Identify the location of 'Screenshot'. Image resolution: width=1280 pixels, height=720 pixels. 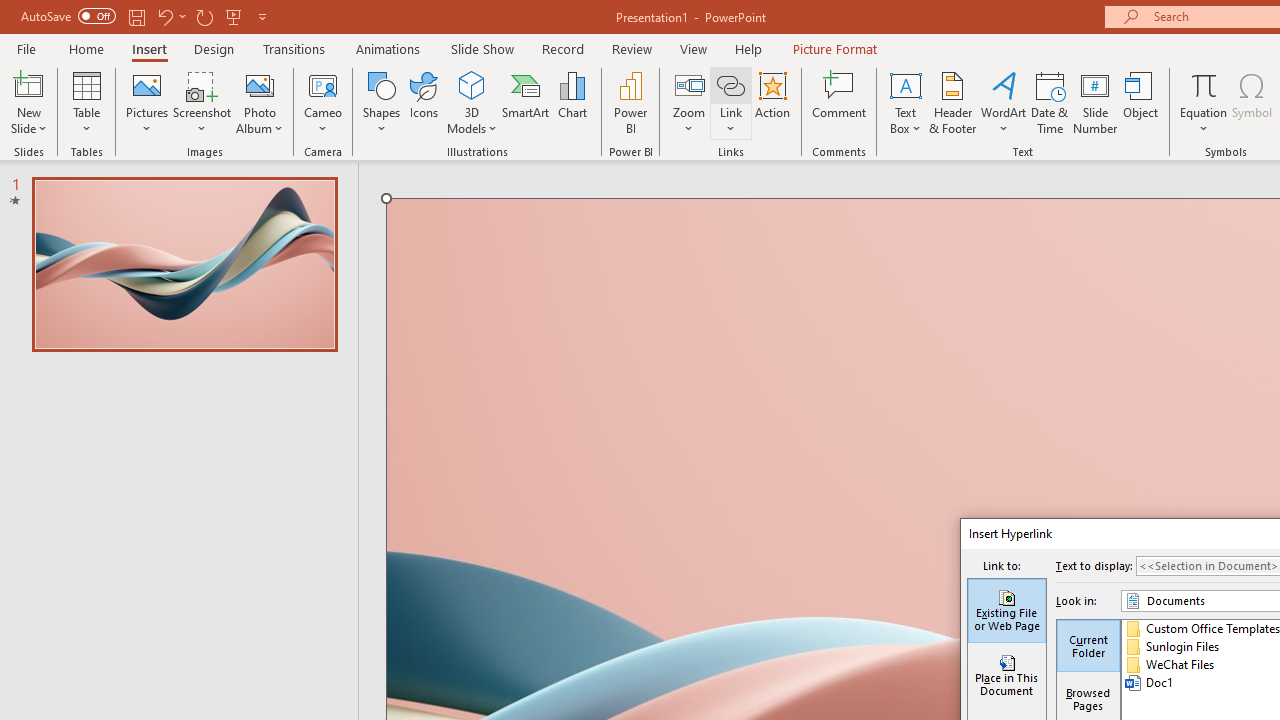
(202, 103).